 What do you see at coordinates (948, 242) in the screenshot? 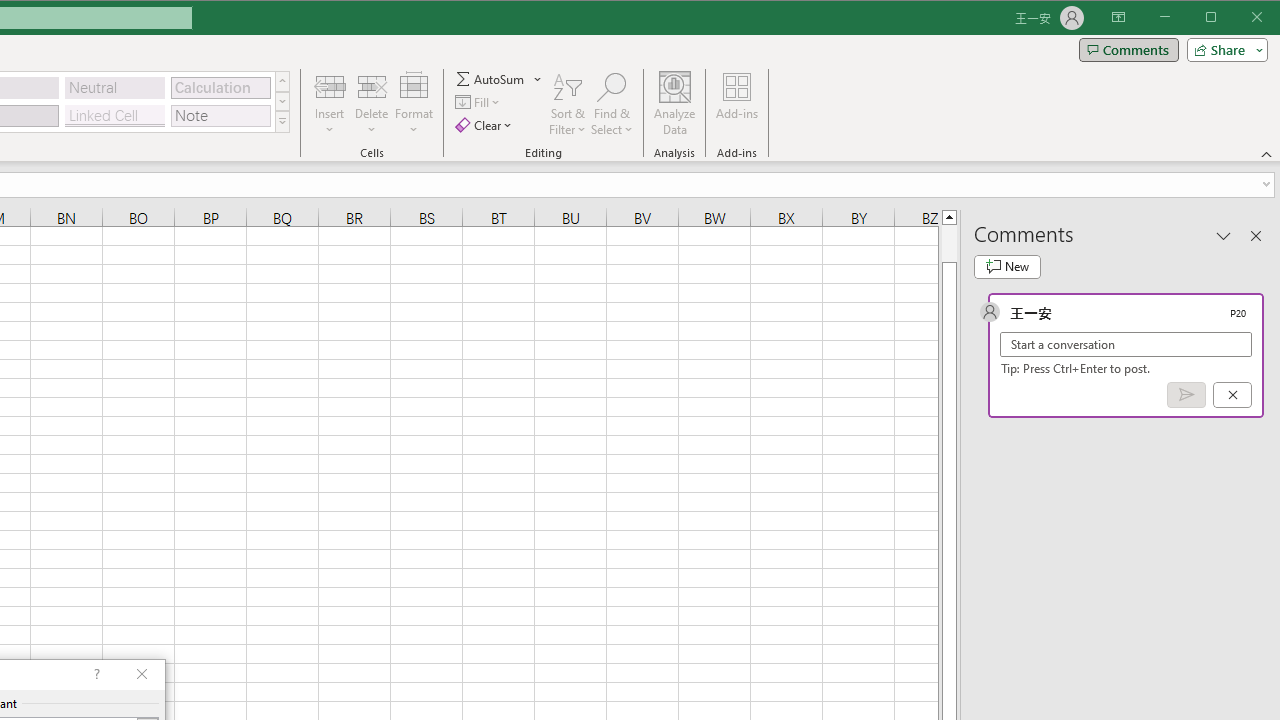
I see `'Page up'` at bounding box center [948, 242].